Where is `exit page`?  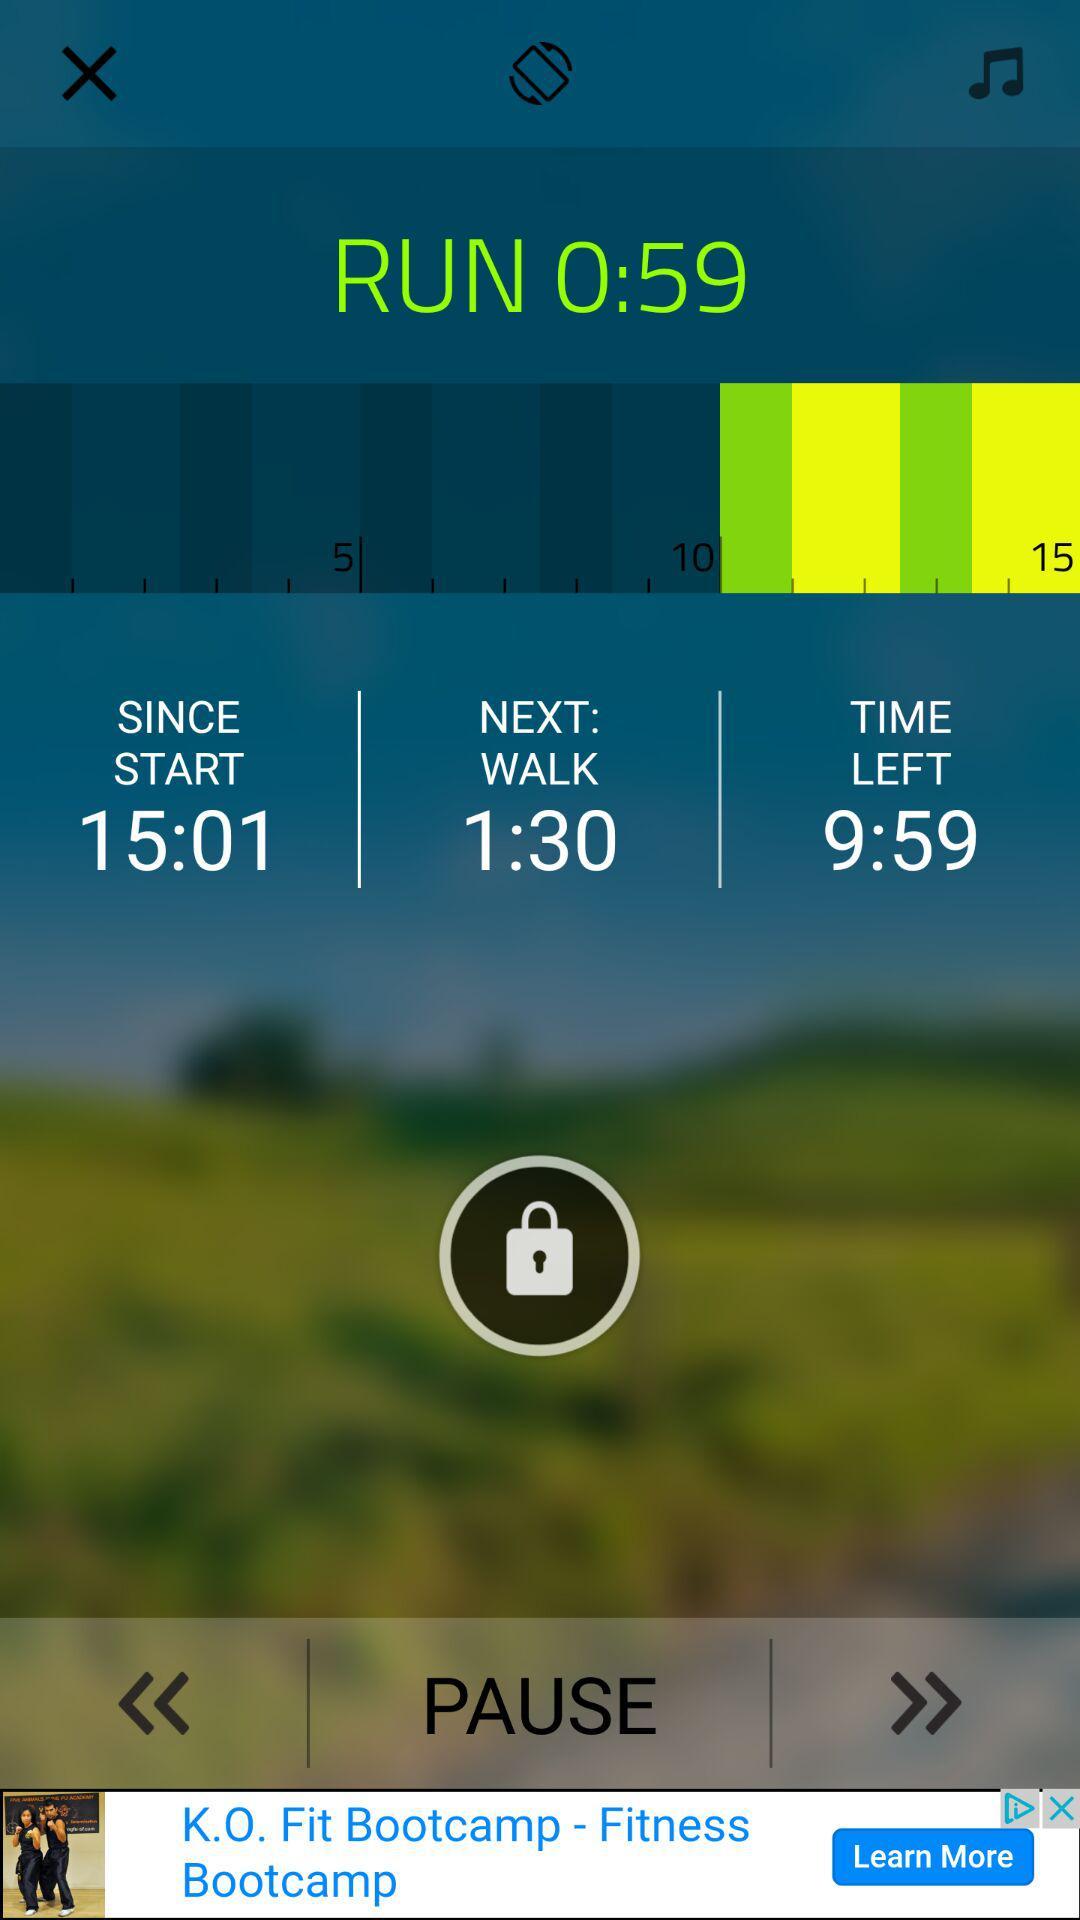
exit page is located at coordinates (88, 73).